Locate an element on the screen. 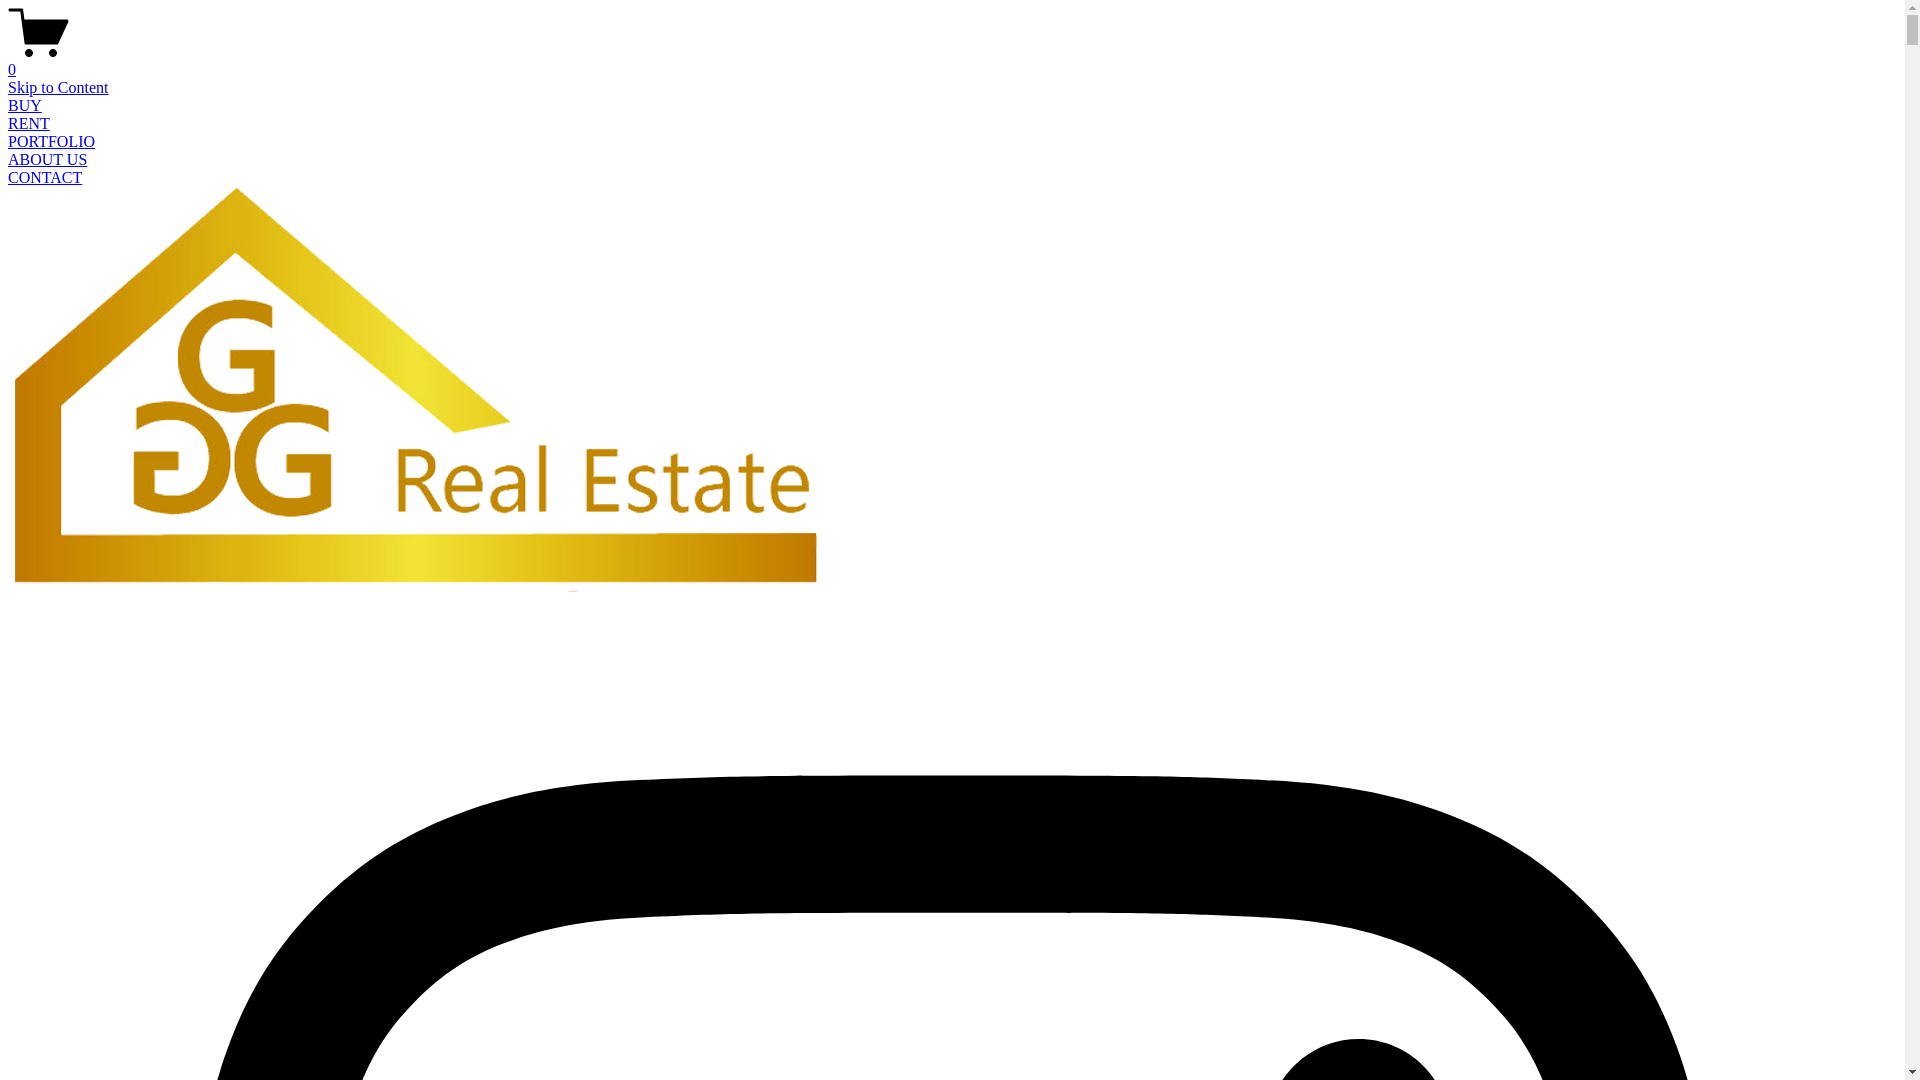 The image size is (1920, 1080). 'RENT' is located at coordinates (28, 123).